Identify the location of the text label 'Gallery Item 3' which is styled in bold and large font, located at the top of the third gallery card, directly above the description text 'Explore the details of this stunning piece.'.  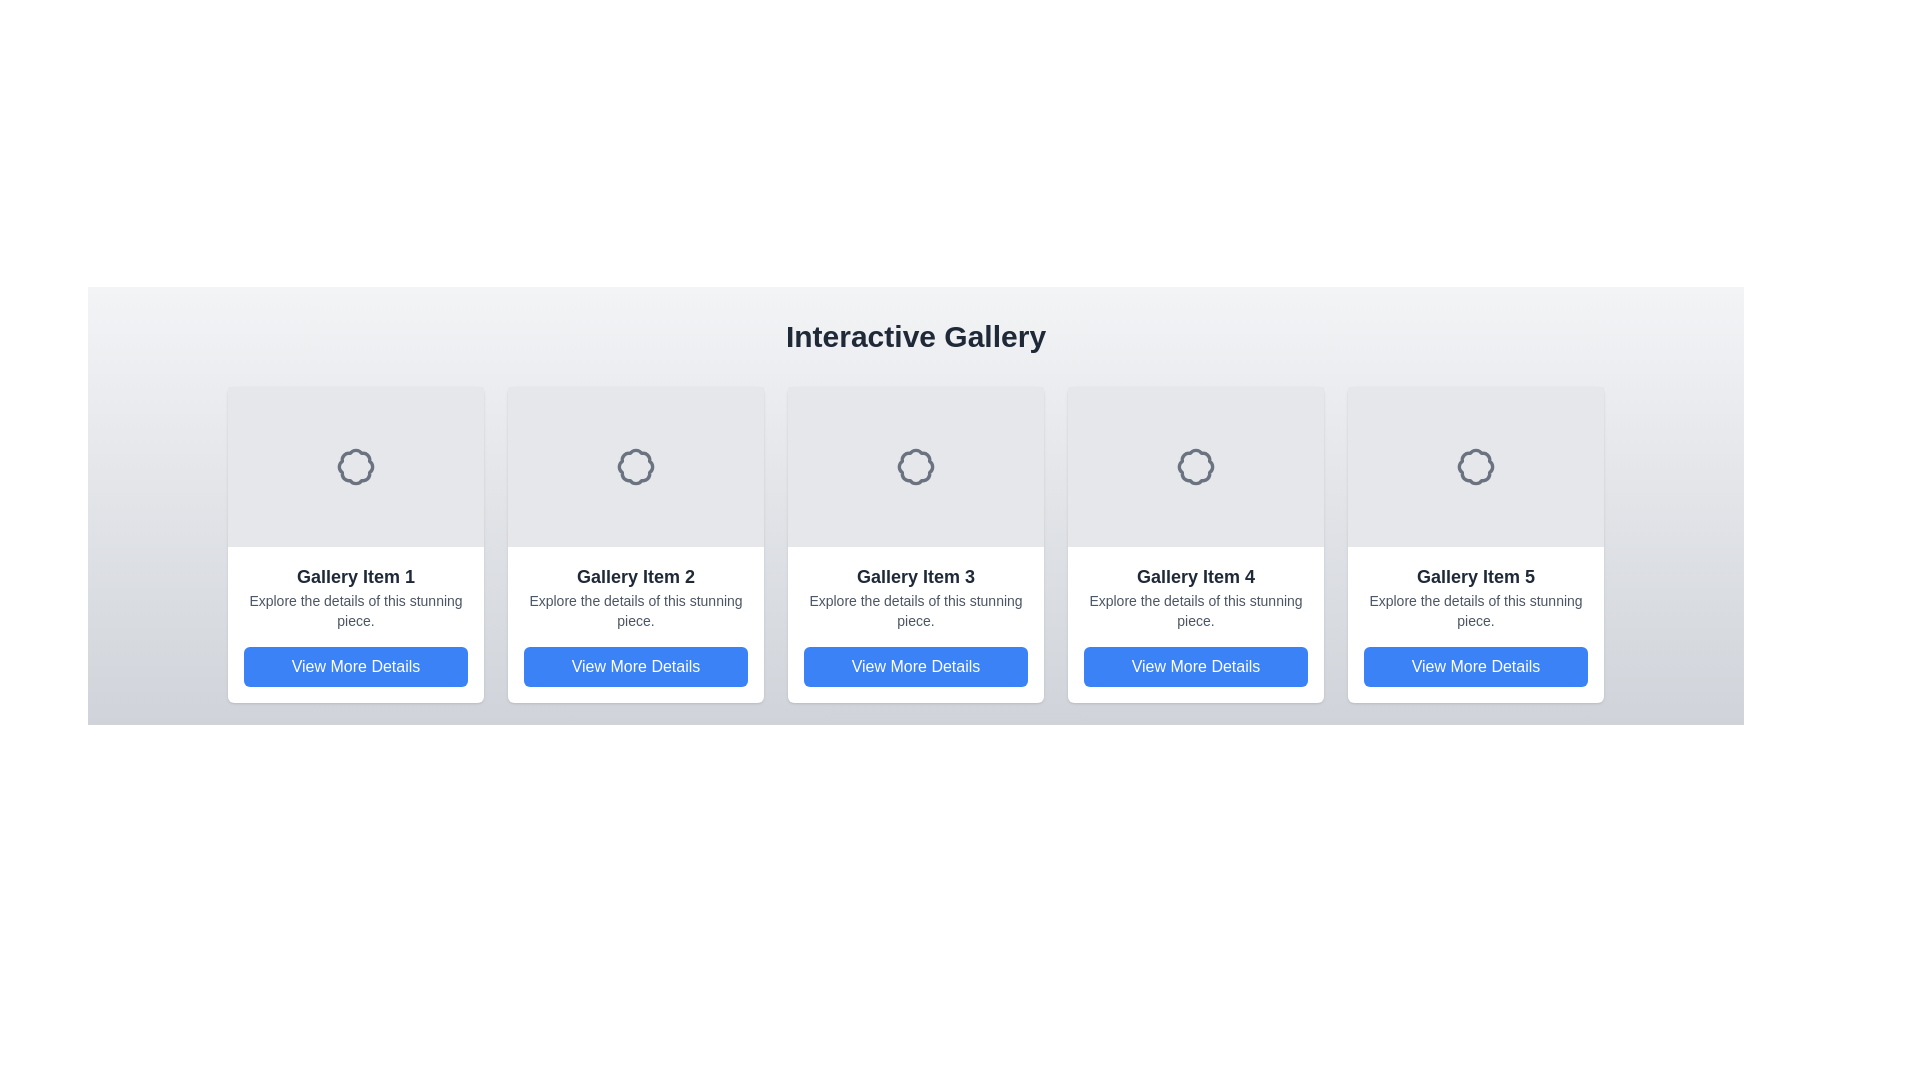
(915, 577).